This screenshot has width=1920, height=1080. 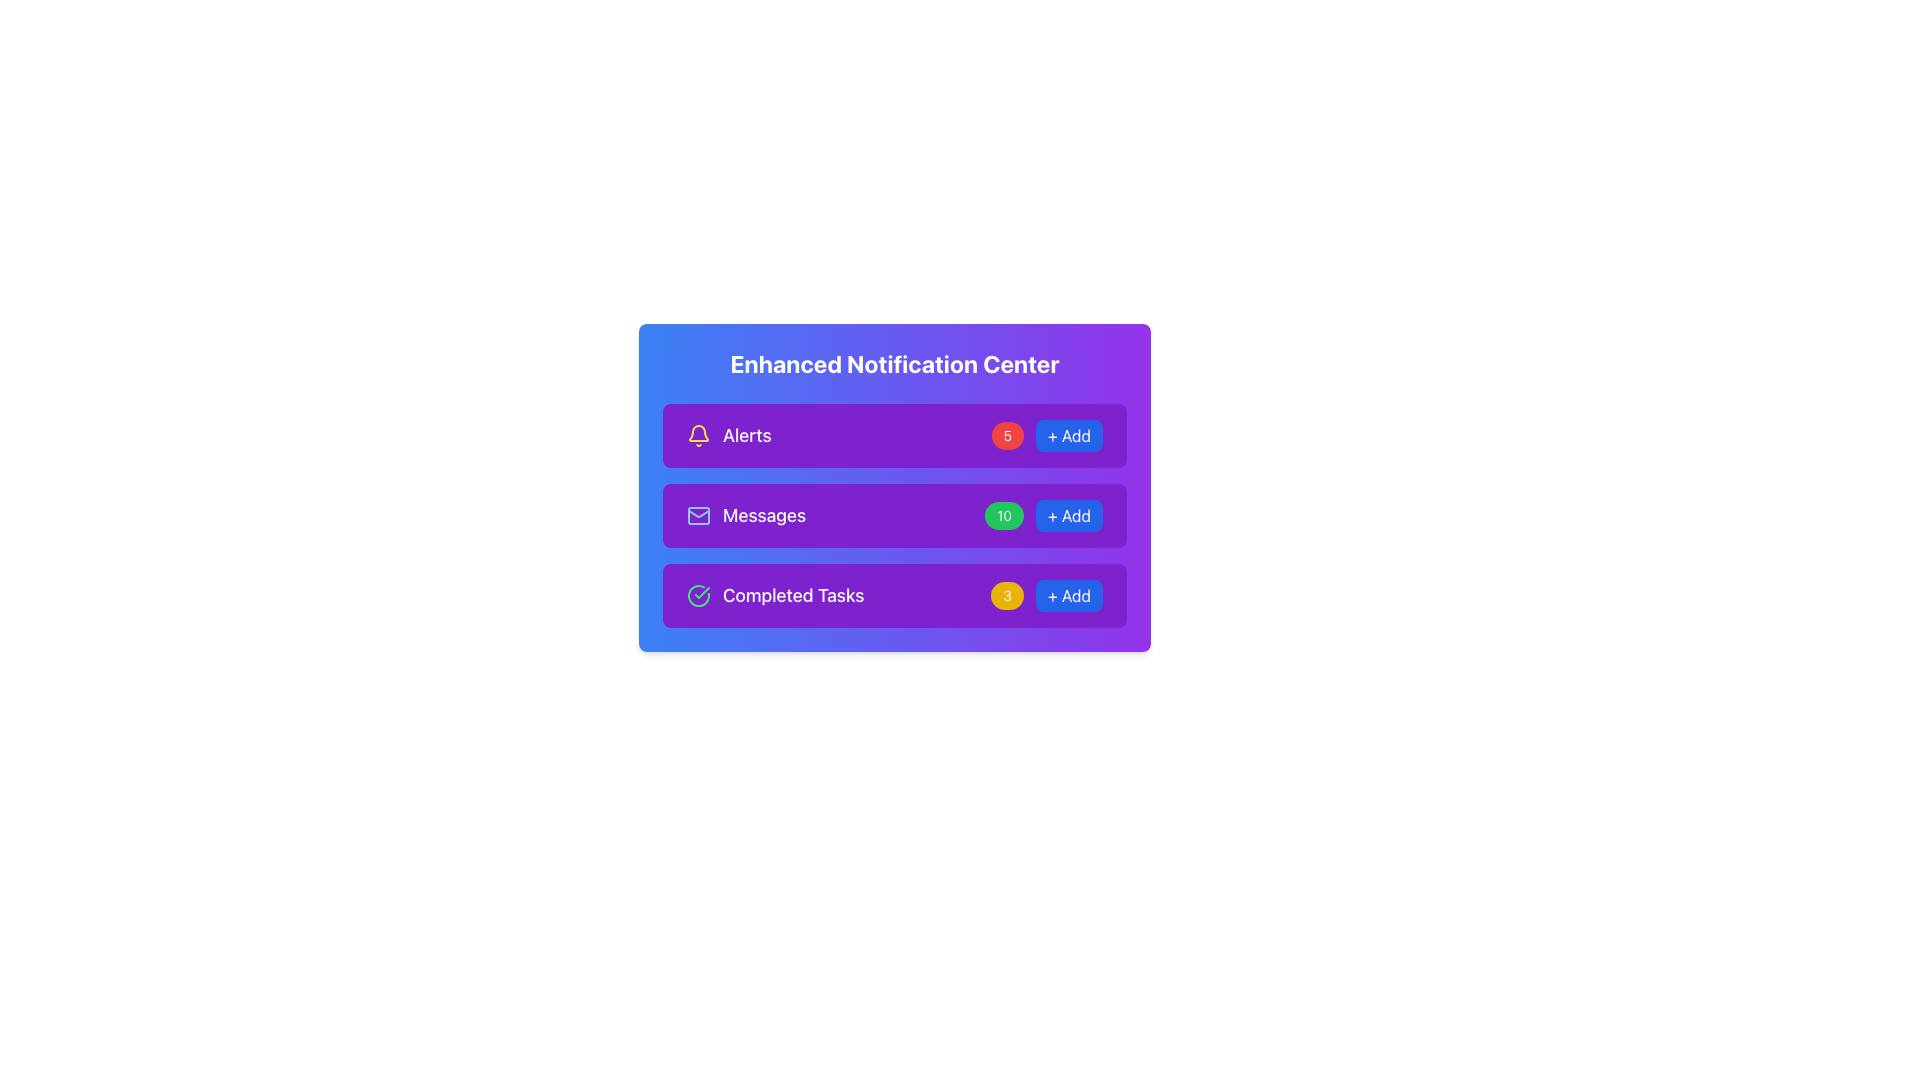 What do you see at coordinates (1007, 434) in the screenshot?
I see `the small, rounded red badge displaying the digit '5', located in the 'Alerts' section, adjacent to the 'Alerts' label and before the '+ Add' button` at bounding box center [1007, 434].